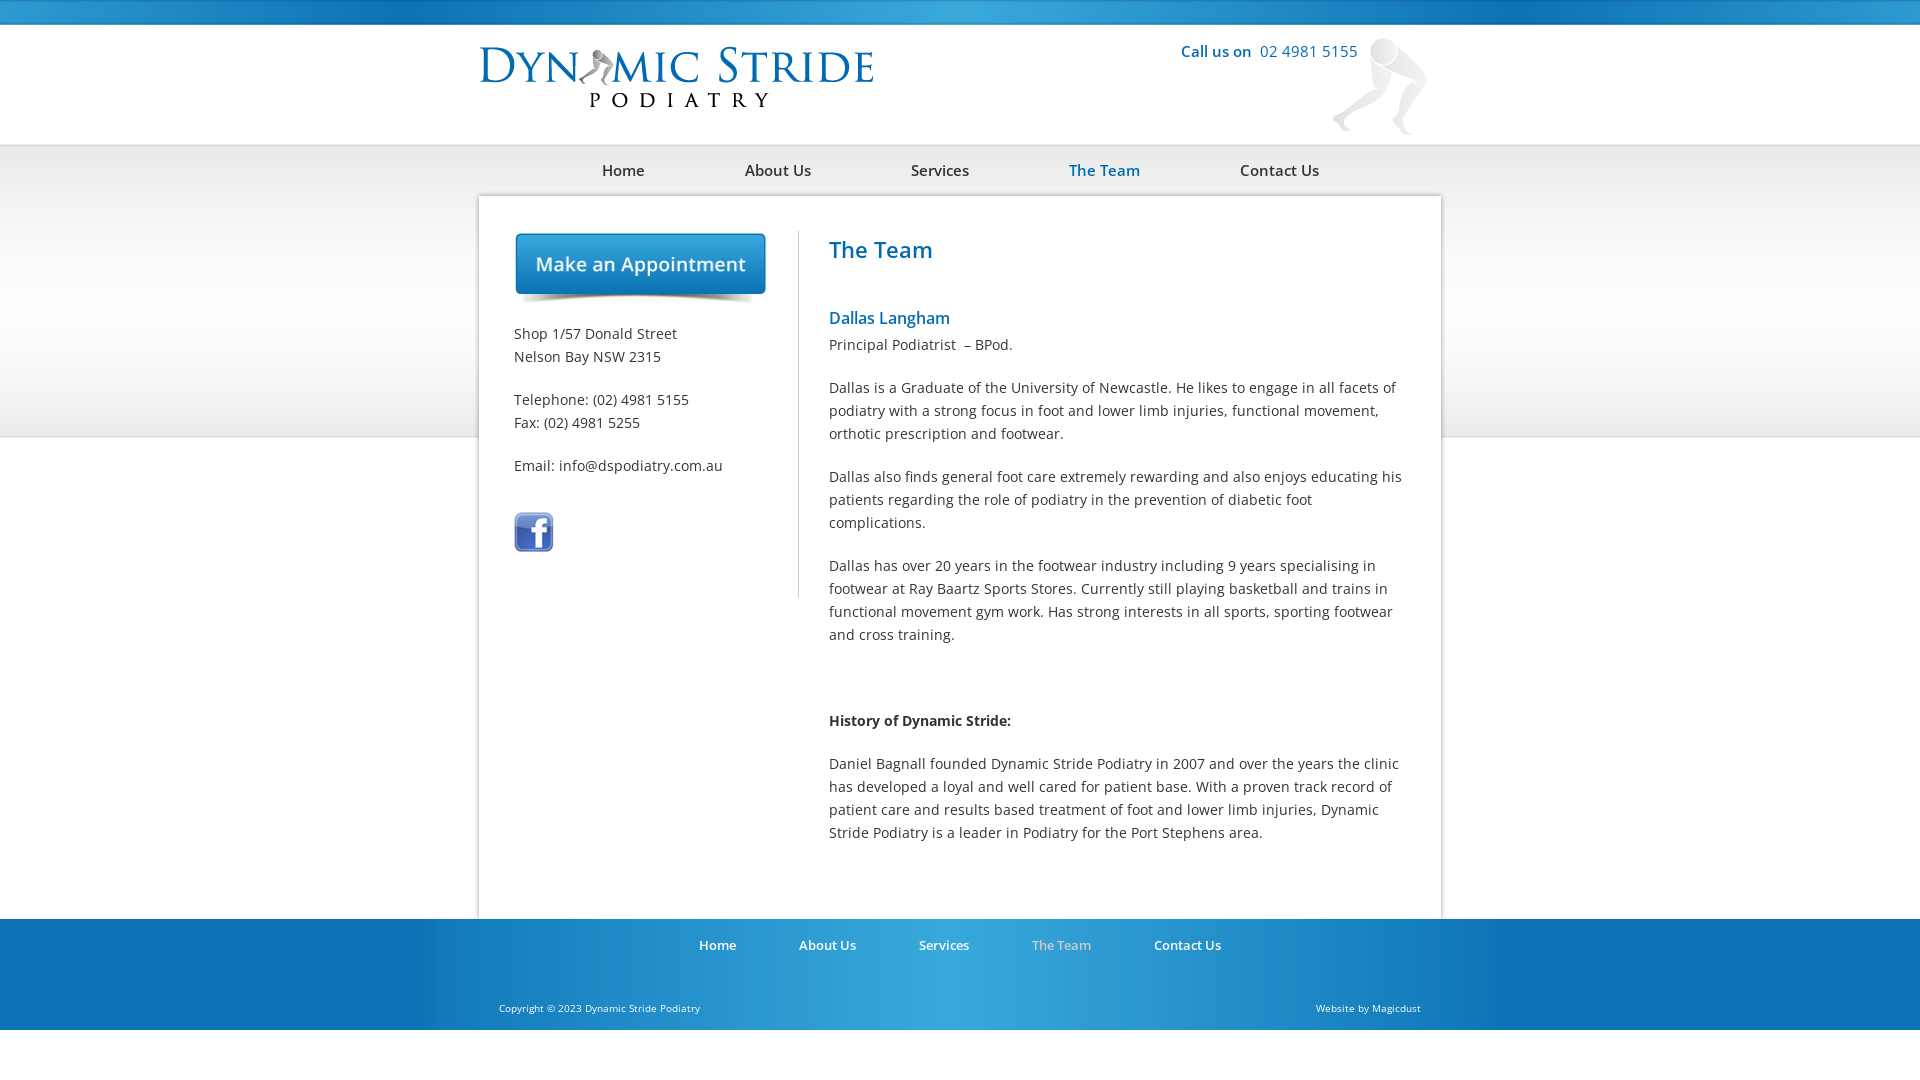 Image resolution: width=1920 pixels, height=1080 pixels. Describe the element at coordinates (943, 945) in the screenshot. I see `'Services'` at that location.